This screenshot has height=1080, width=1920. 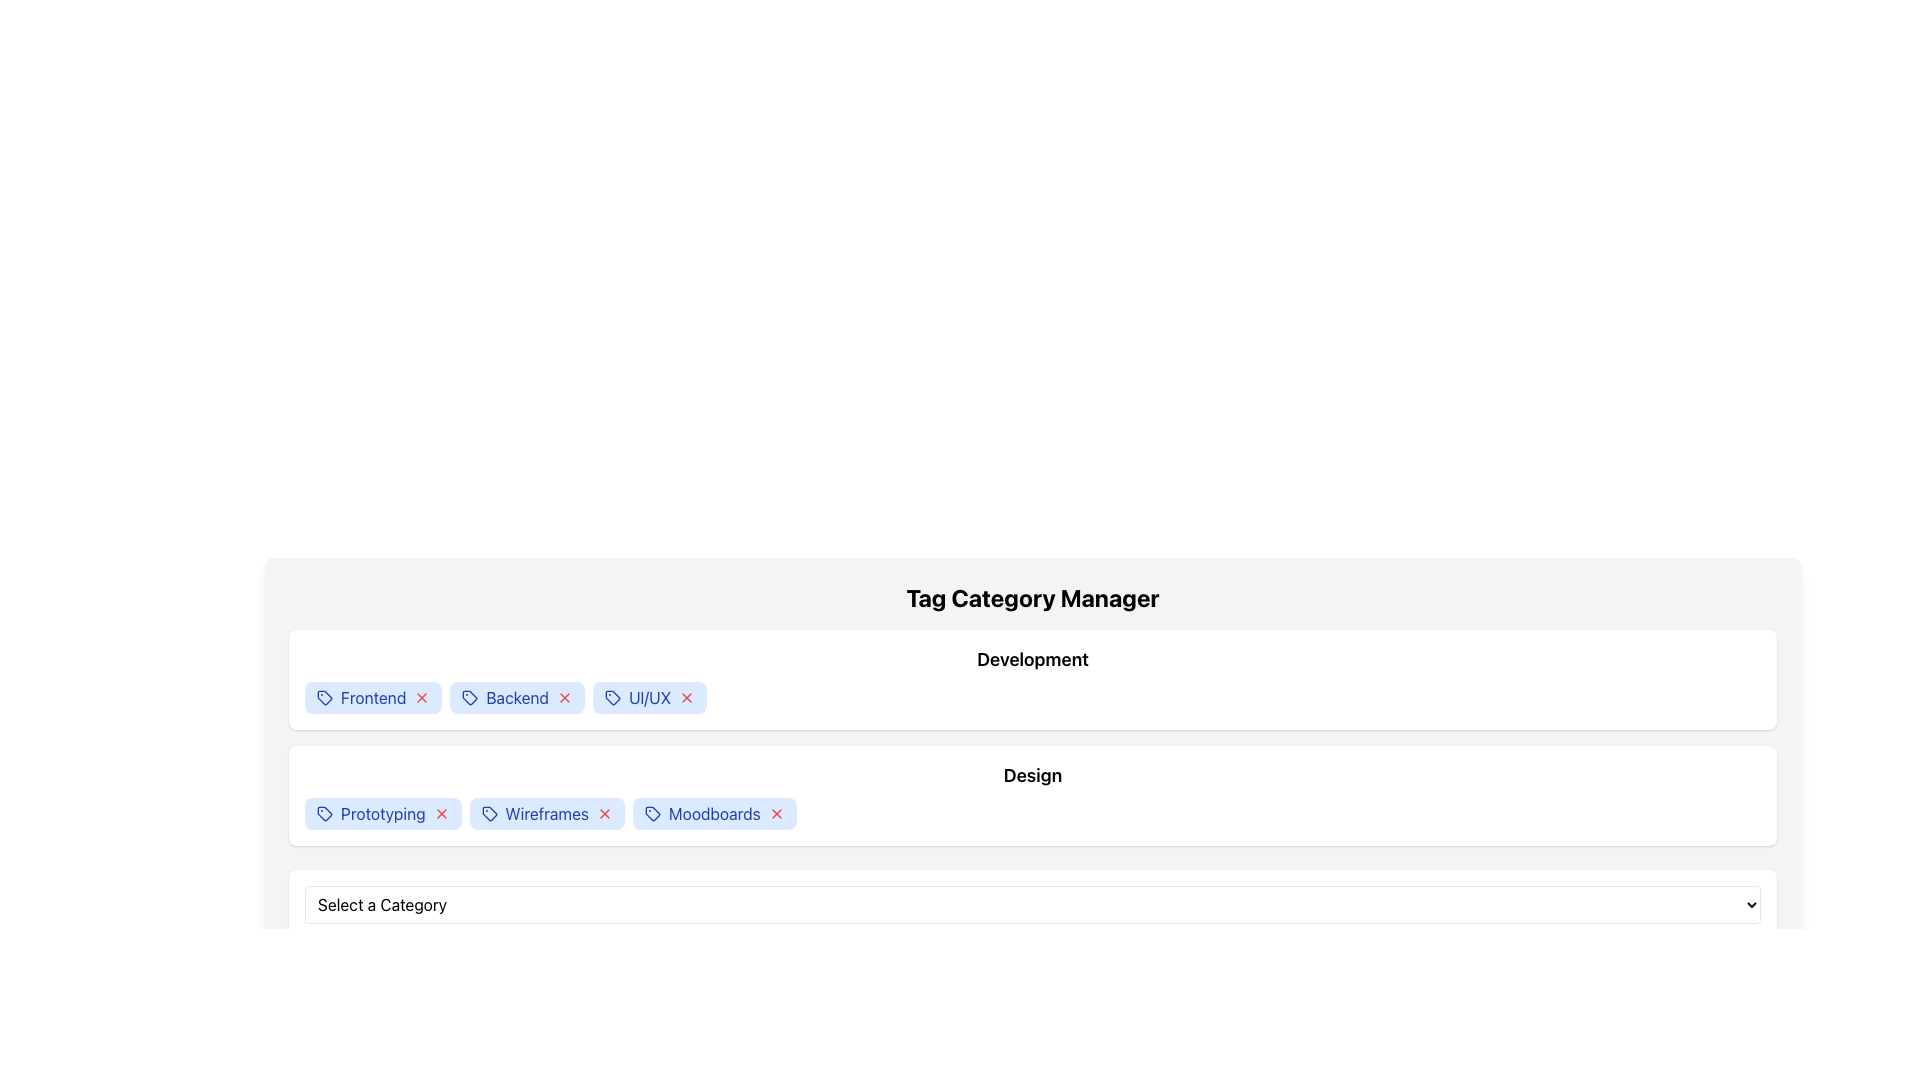 I want to click on the 'Frontend' text label, which is the first tag badge in the 'Development' category, located to the left of the 'Backend' and 'UI/UX' tags, so click(x=373, y=697).